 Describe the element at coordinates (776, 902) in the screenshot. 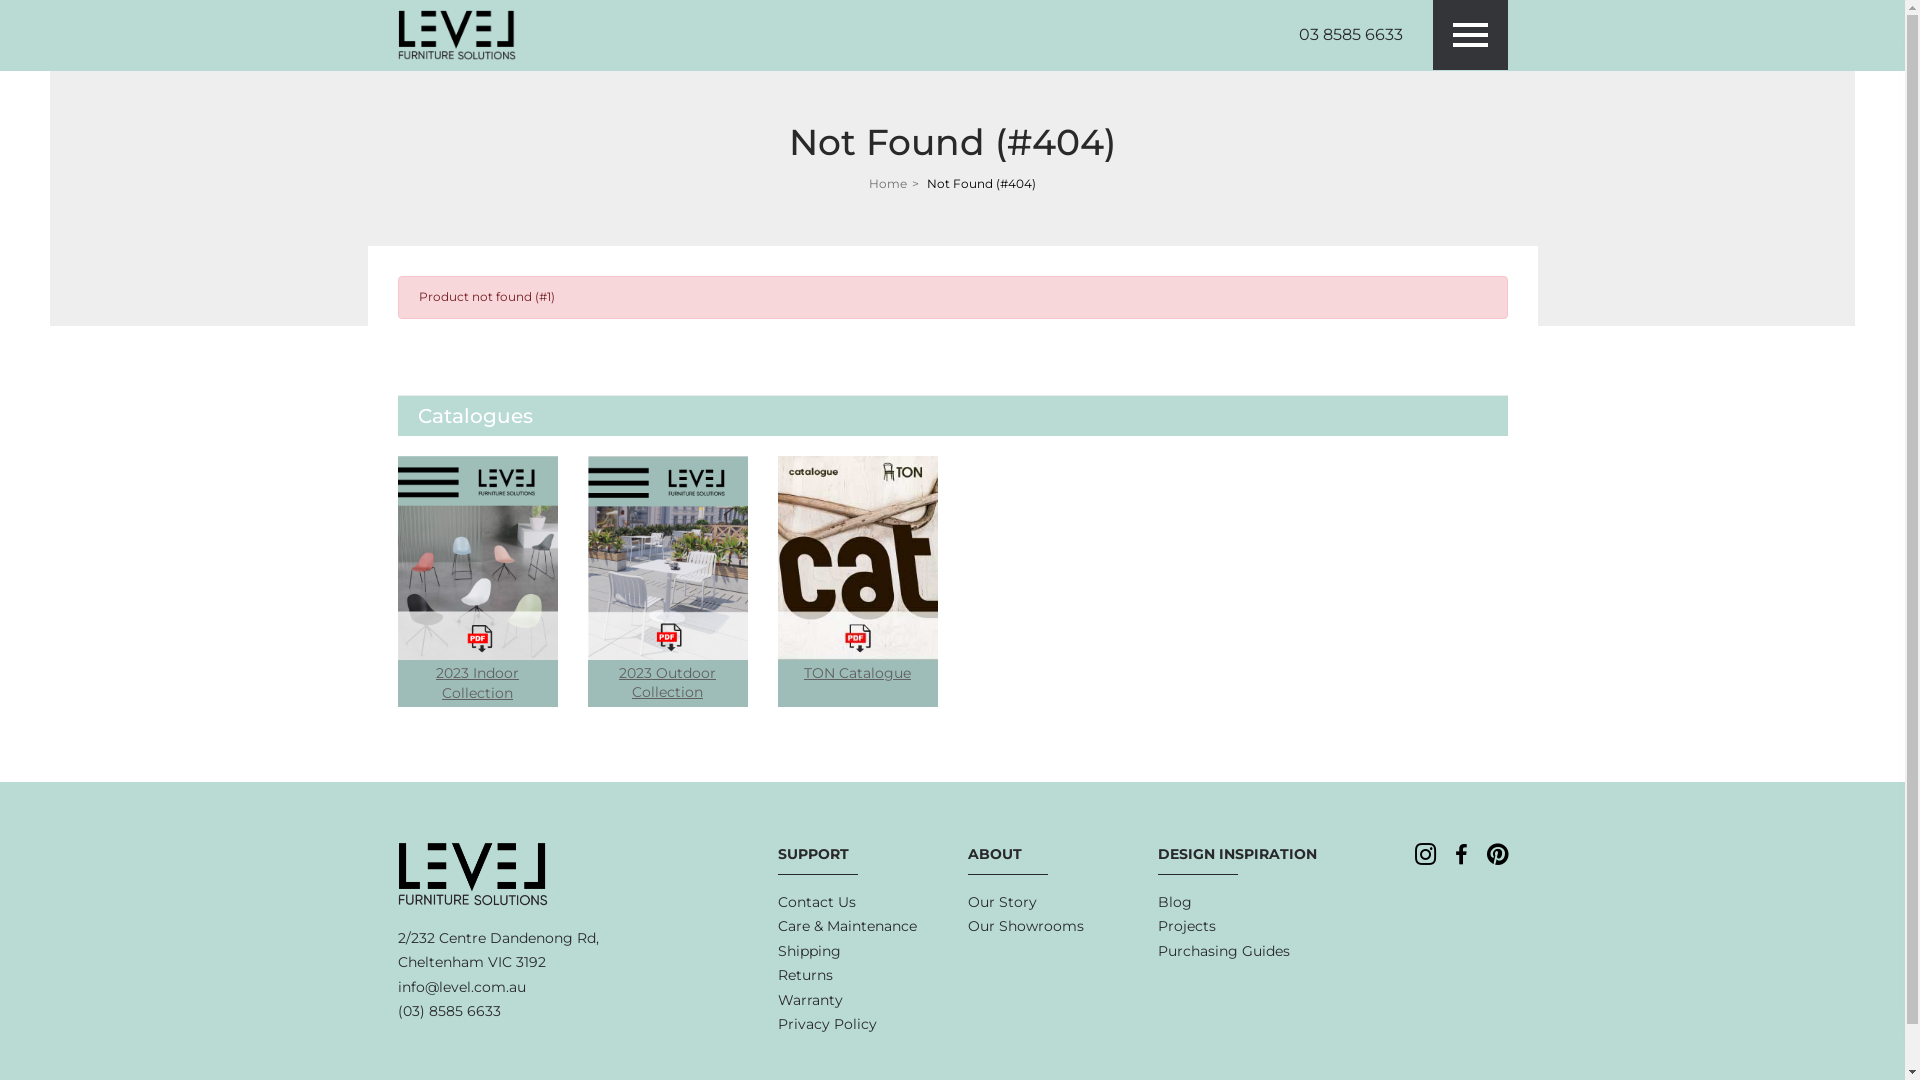

I see `'Contact Us'` at that location.